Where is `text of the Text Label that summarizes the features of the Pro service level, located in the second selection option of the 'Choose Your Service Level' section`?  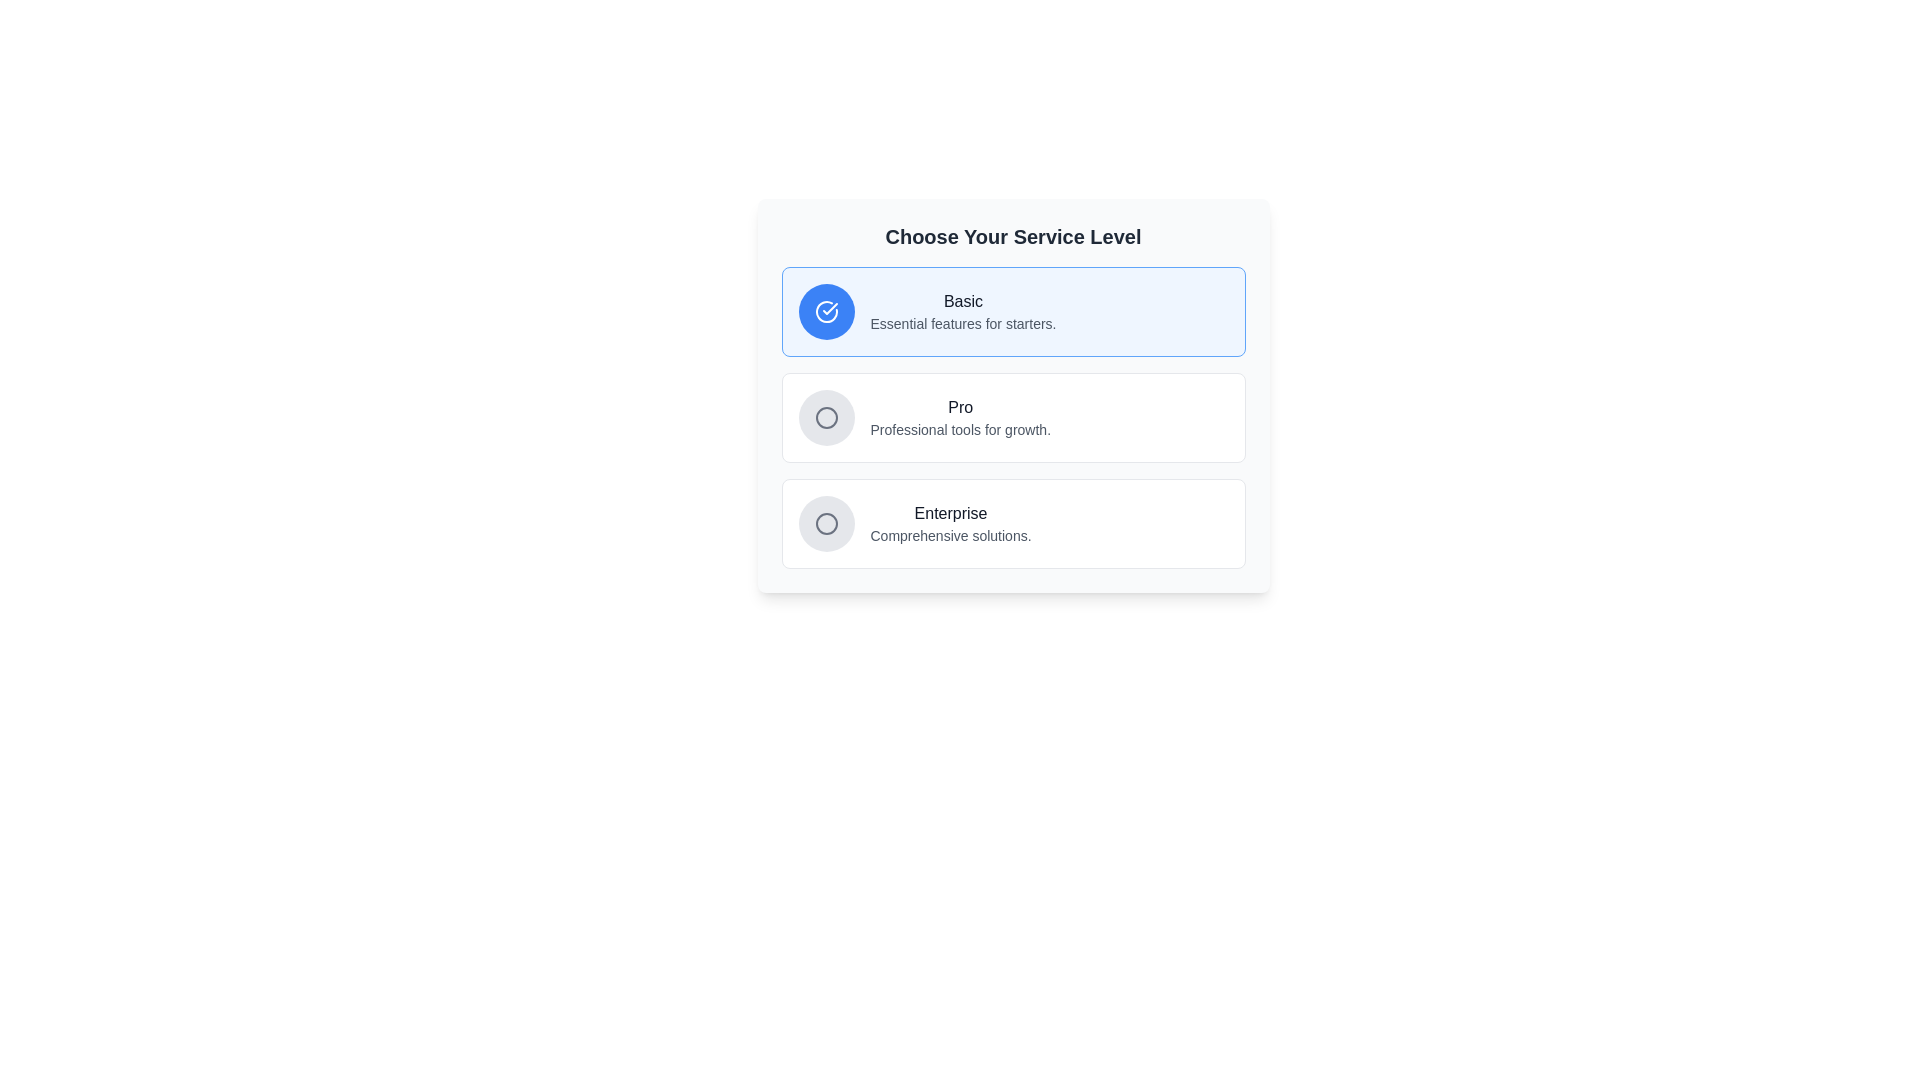
text of the Text Label that summarizes the features of the Pro service level, located in the second selection option of the 'Choose Your Service Level' section is located at coordinates (960, 407).